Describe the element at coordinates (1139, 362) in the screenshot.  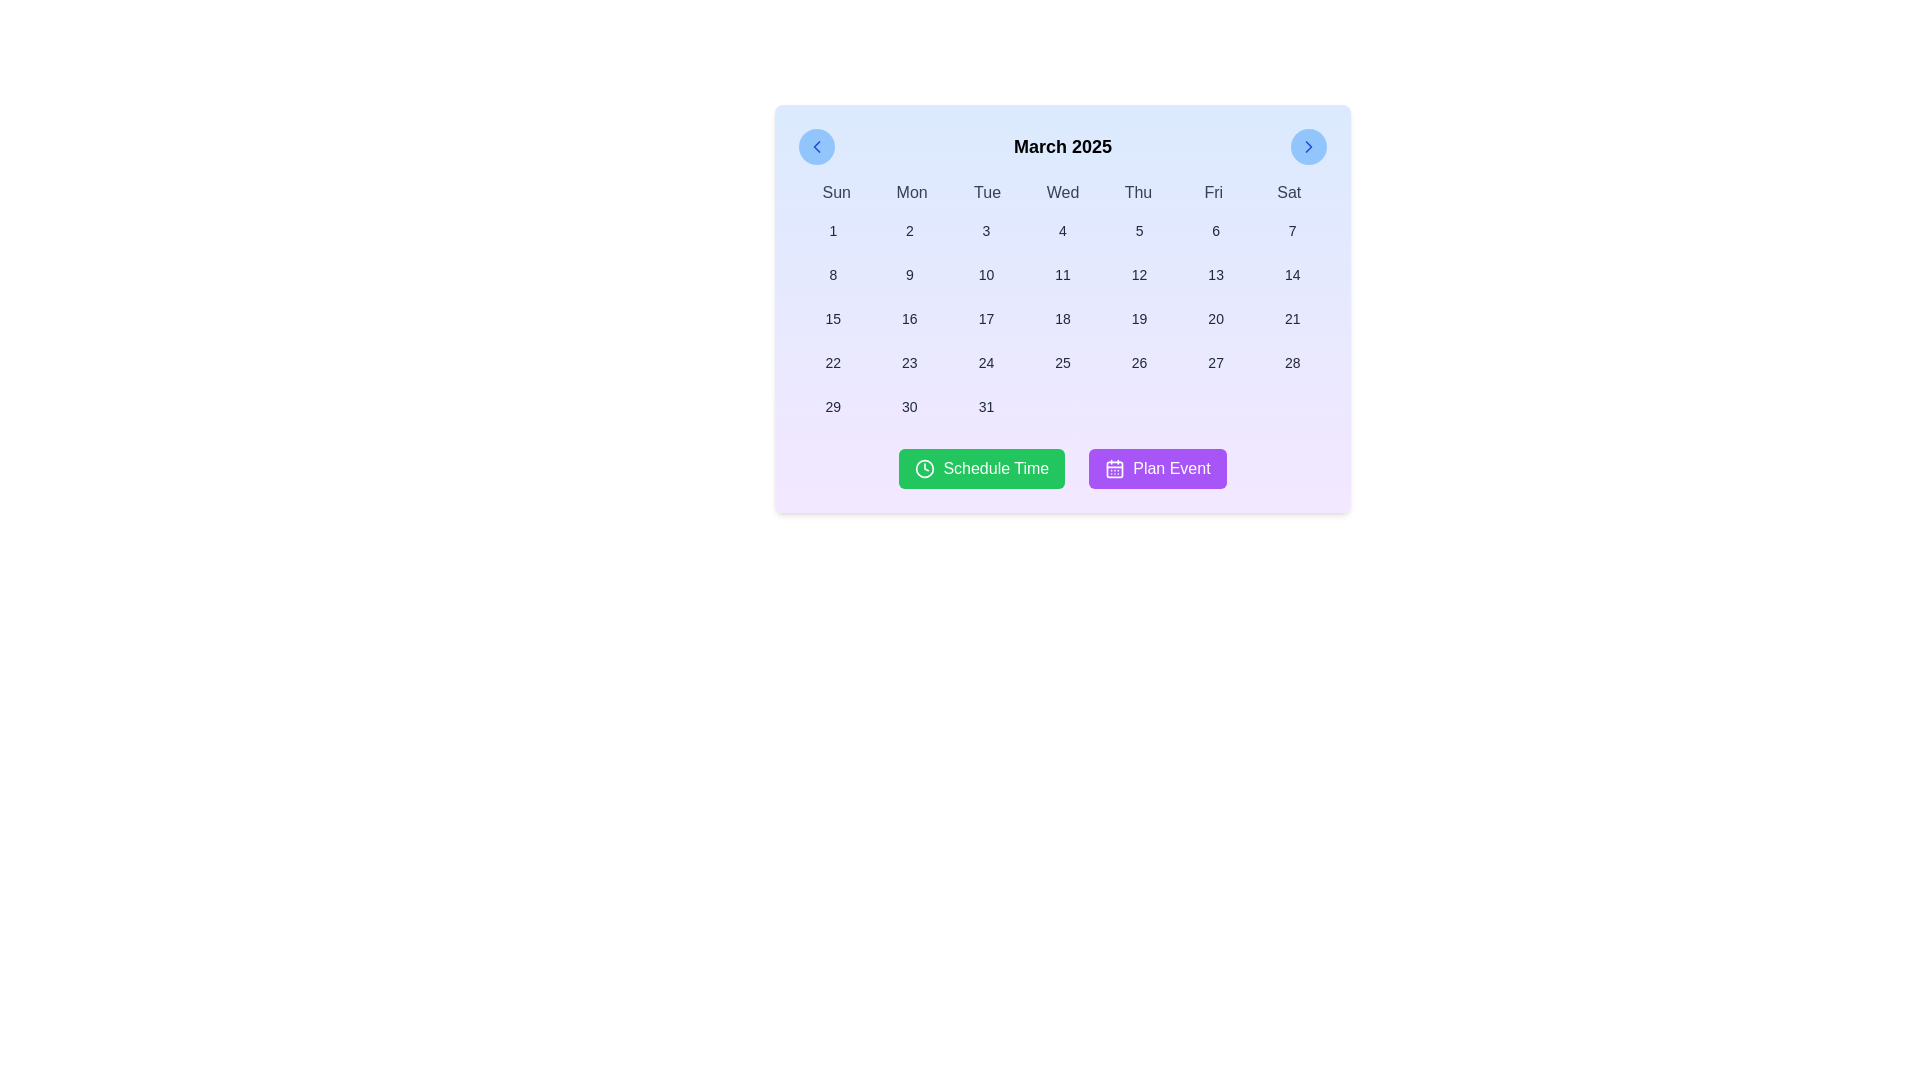
I see `the calendar grid cell displaying the number '26' to trigger the hover effect` at that location.